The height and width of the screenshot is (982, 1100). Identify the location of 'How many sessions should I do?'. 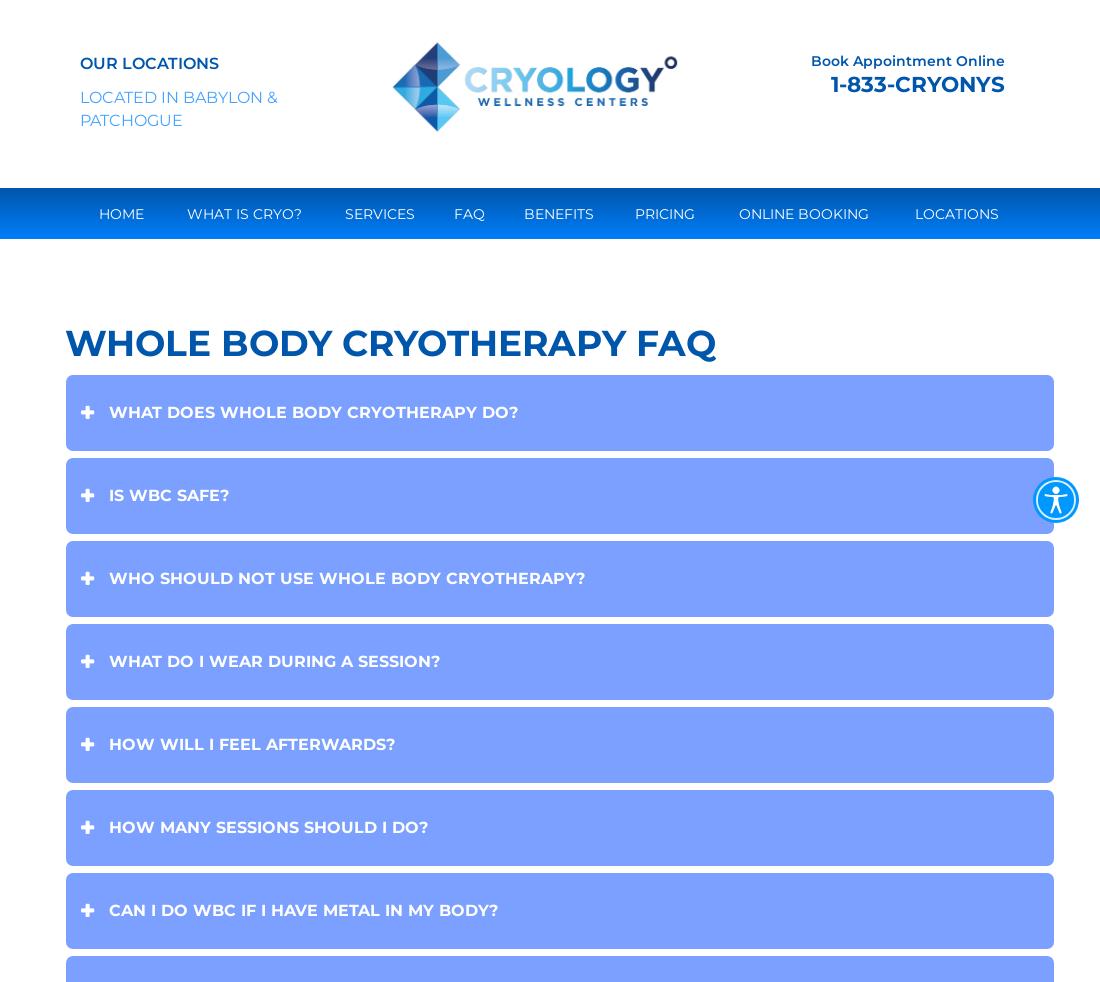
(268, 826).